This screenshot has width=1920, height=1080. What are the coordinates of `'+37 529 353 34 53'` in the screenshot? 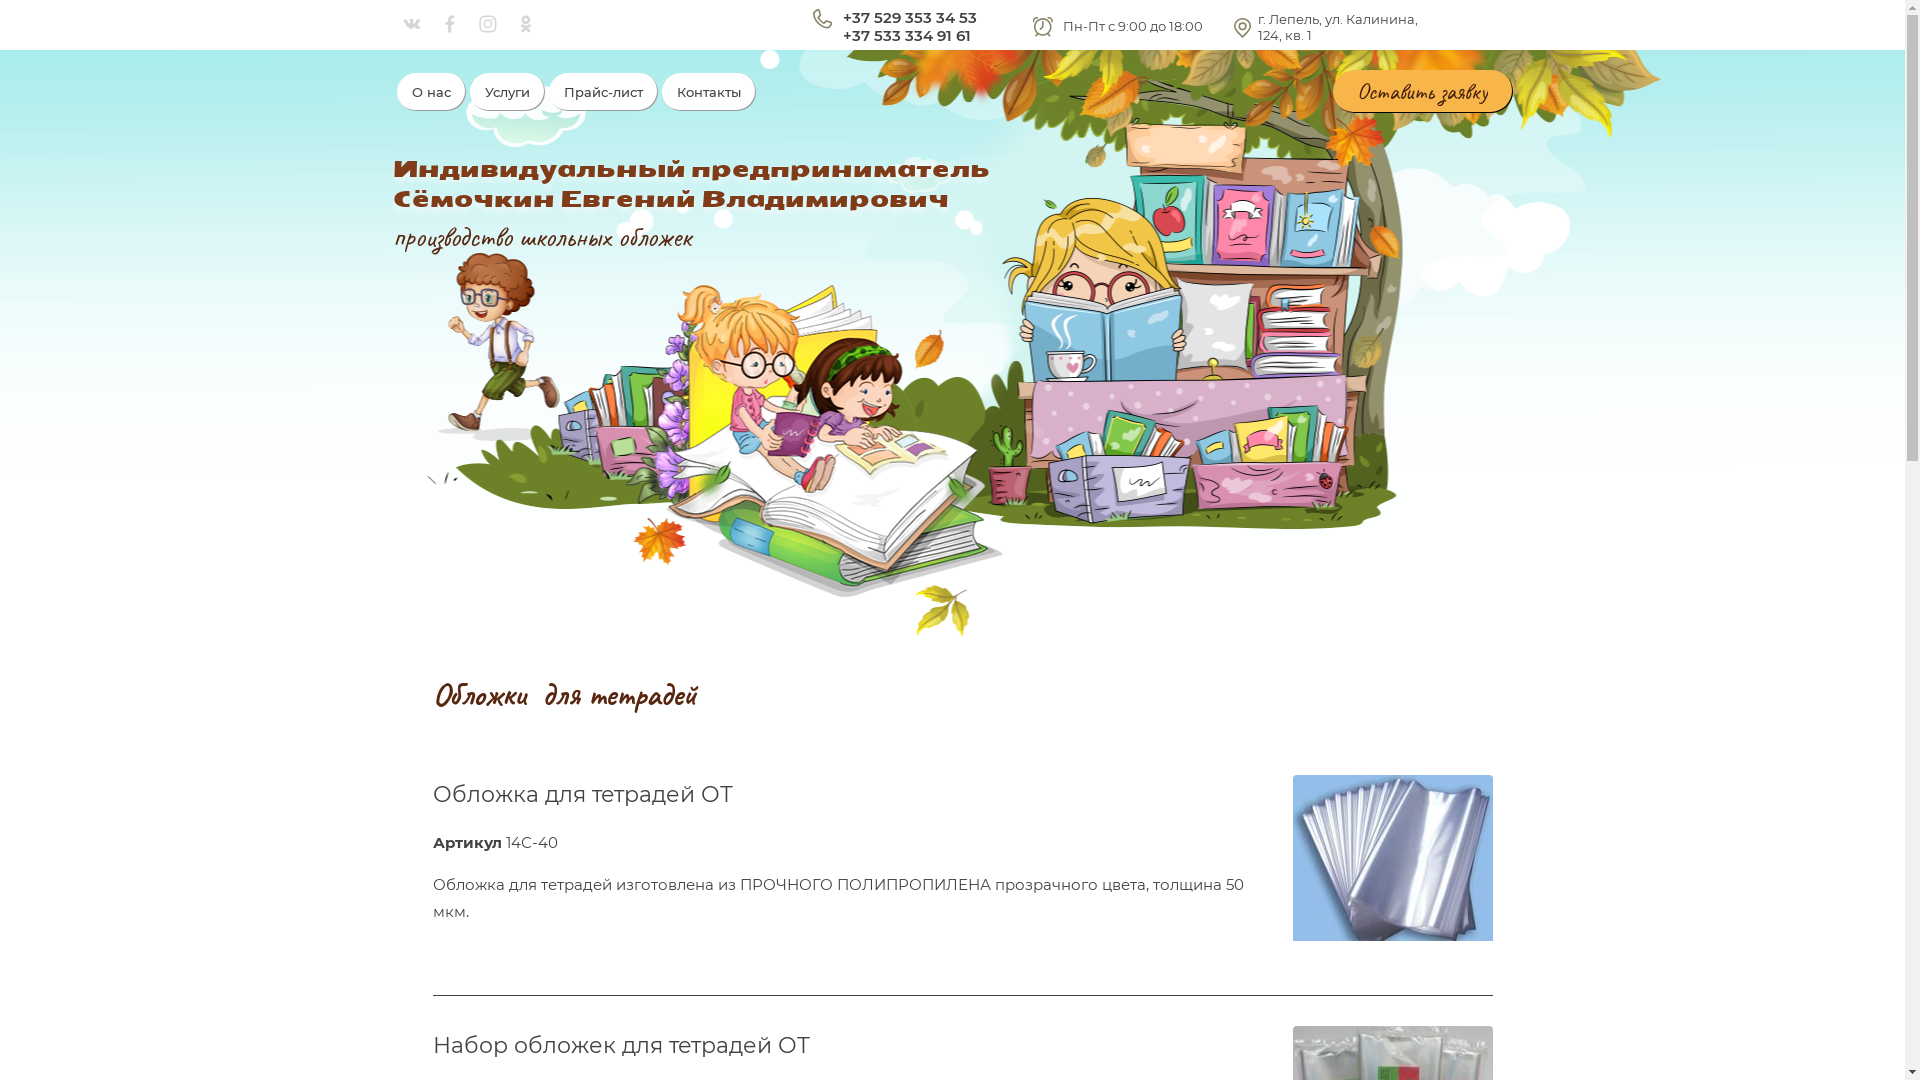 It's located at (841, 17).